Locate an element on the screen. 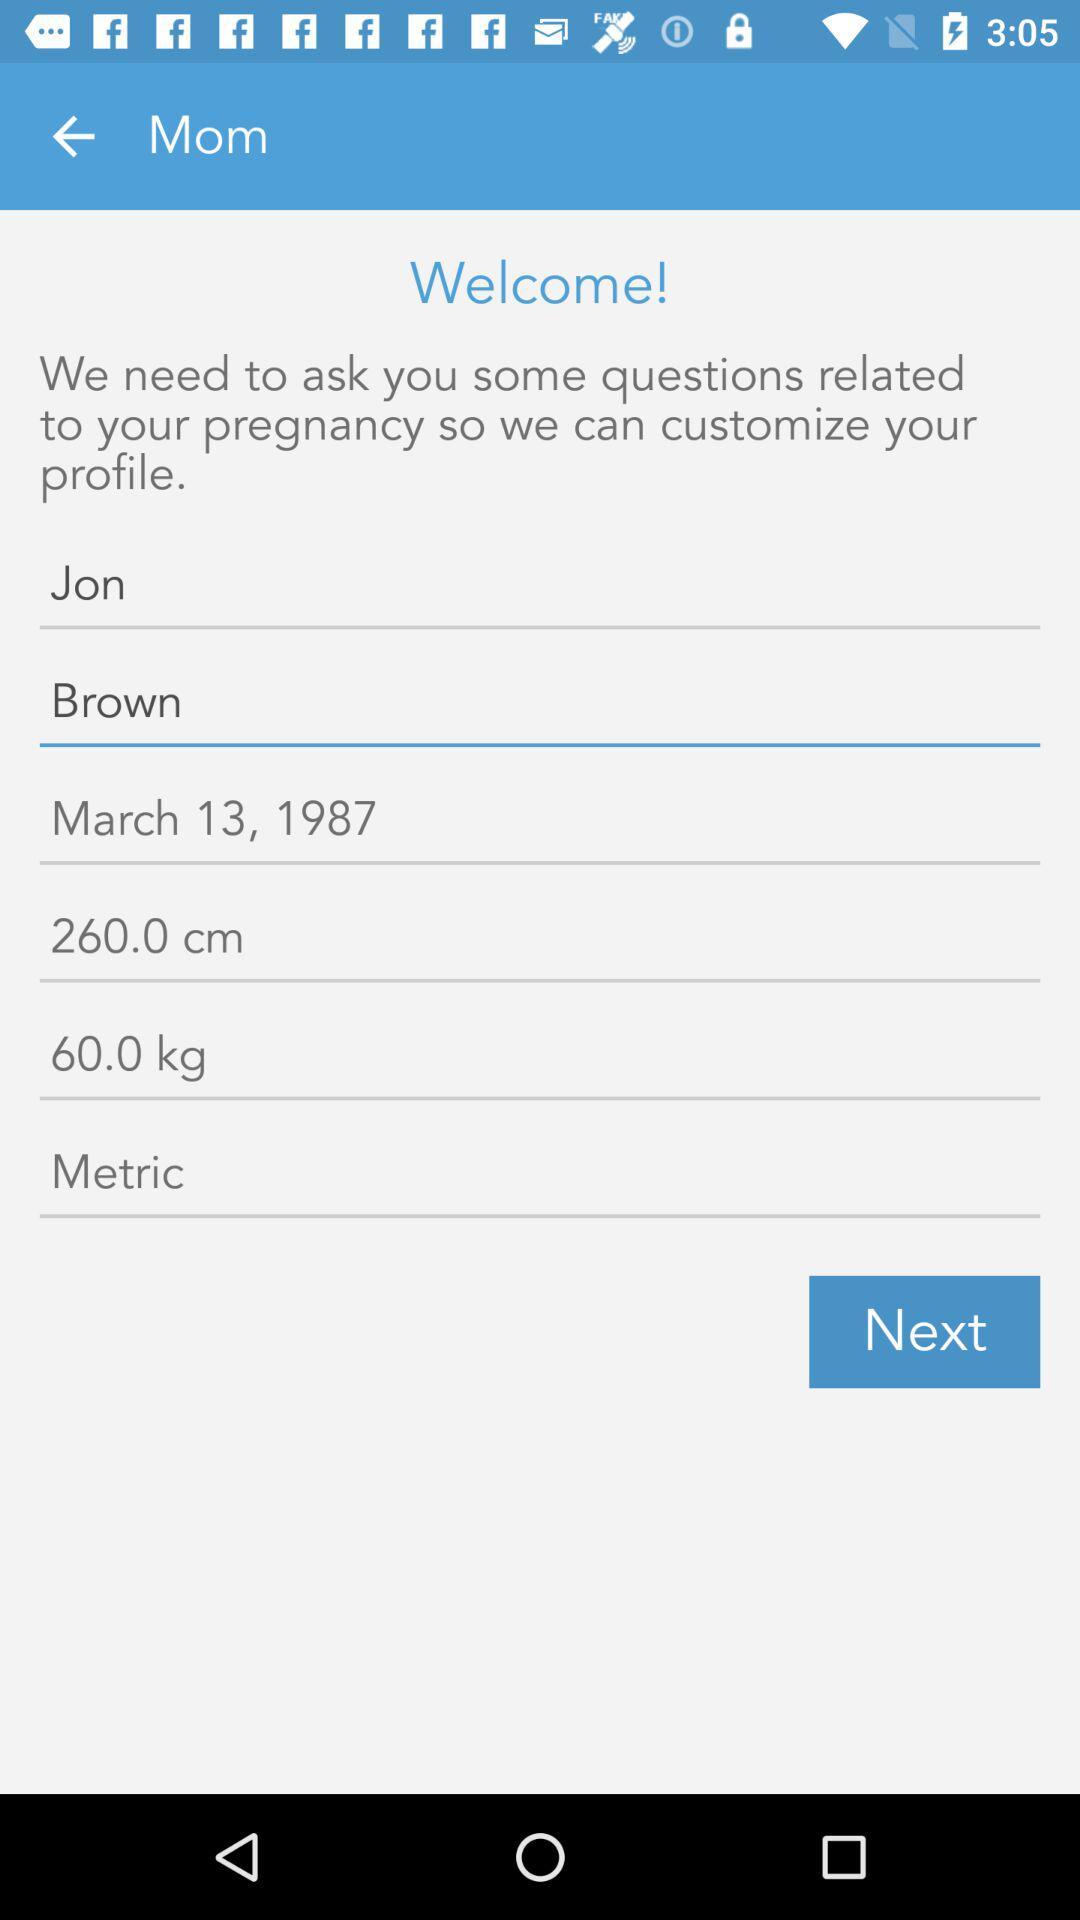  the metric icon is located at coordinates (540, 1177).